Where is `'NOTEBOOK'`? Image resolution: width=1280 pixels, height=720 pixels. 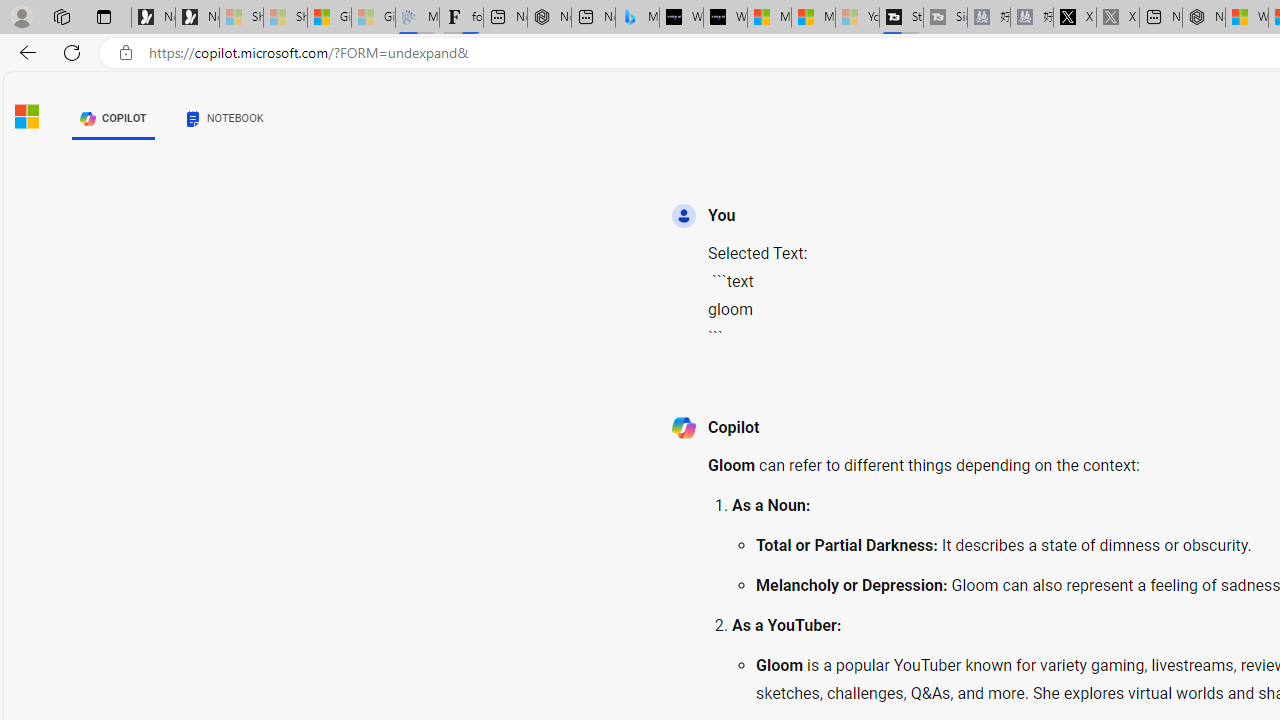
'NOTEBOOK' is located at coordinates (224, 118).